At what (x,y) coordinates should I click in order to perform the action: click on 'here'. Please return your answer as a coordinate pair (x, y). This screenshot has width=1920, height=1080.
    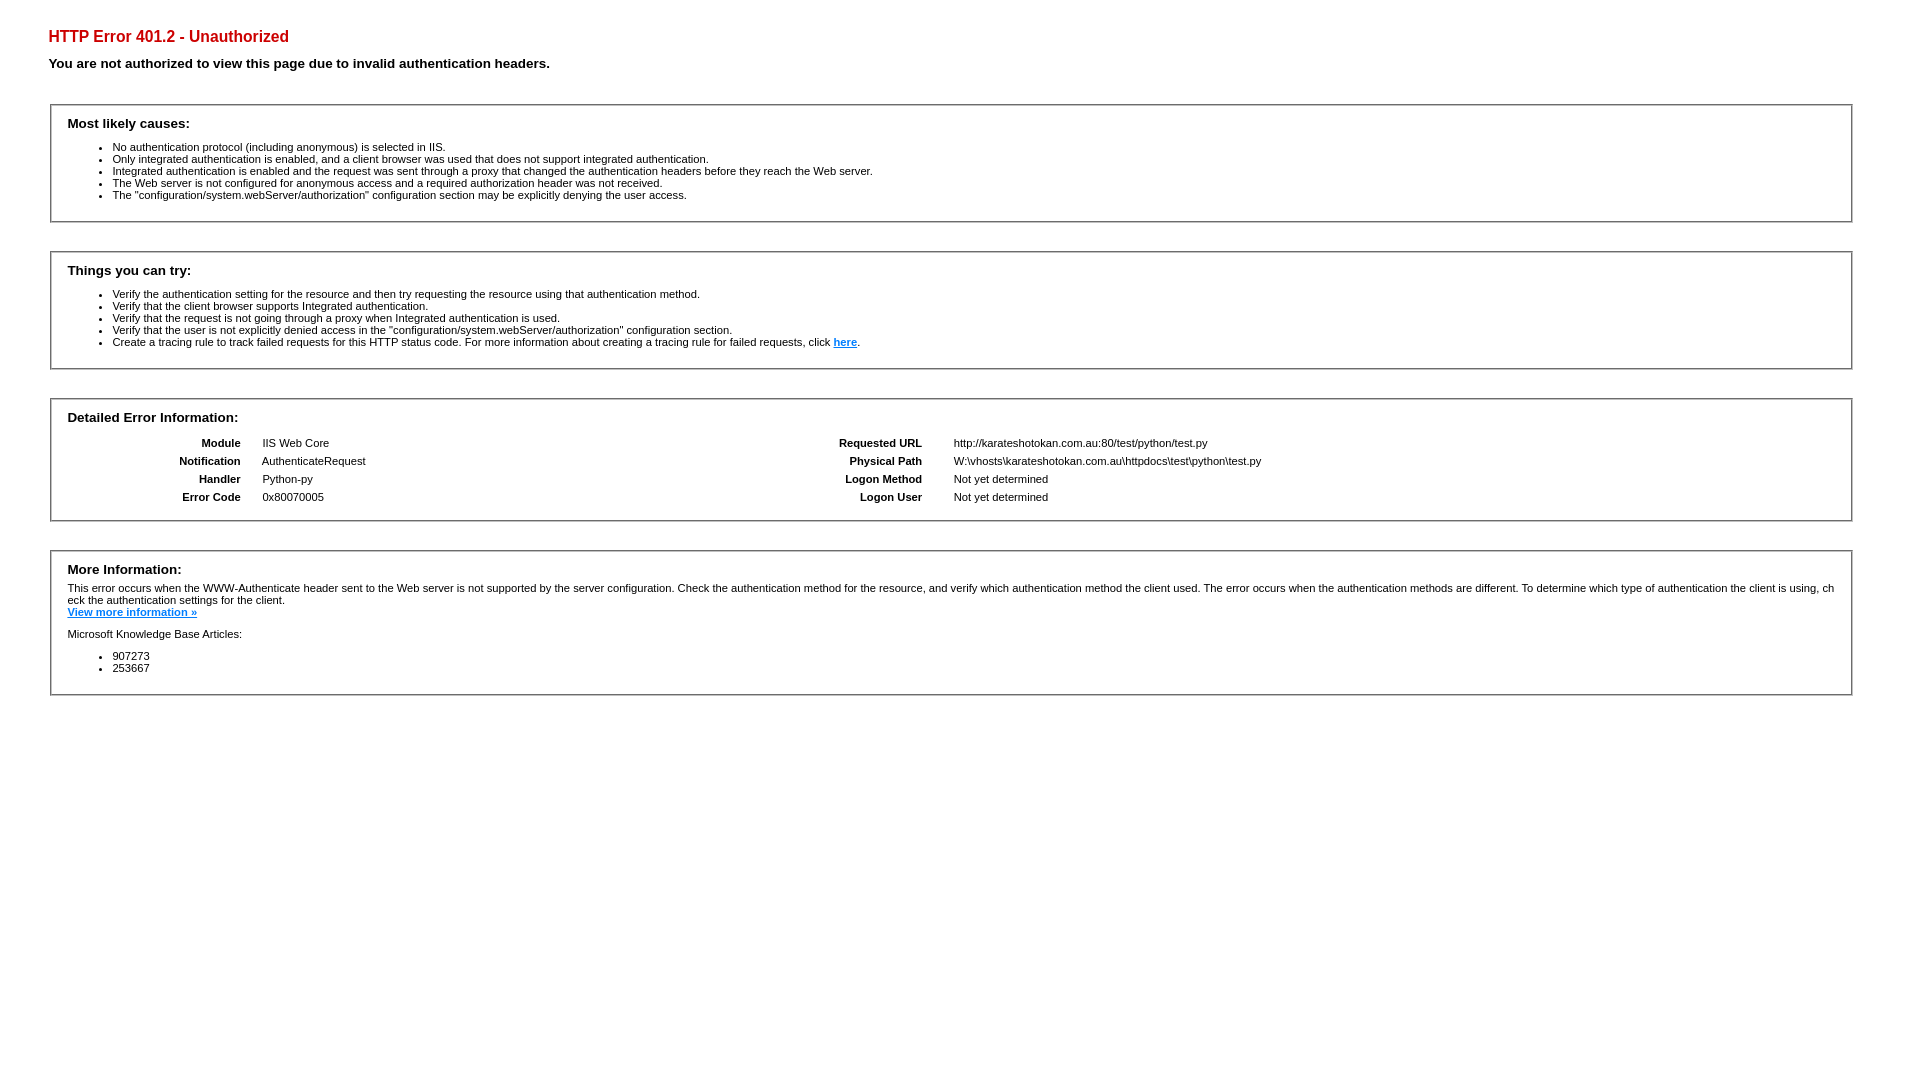
    Looking at the image, I should click on (844, 341).